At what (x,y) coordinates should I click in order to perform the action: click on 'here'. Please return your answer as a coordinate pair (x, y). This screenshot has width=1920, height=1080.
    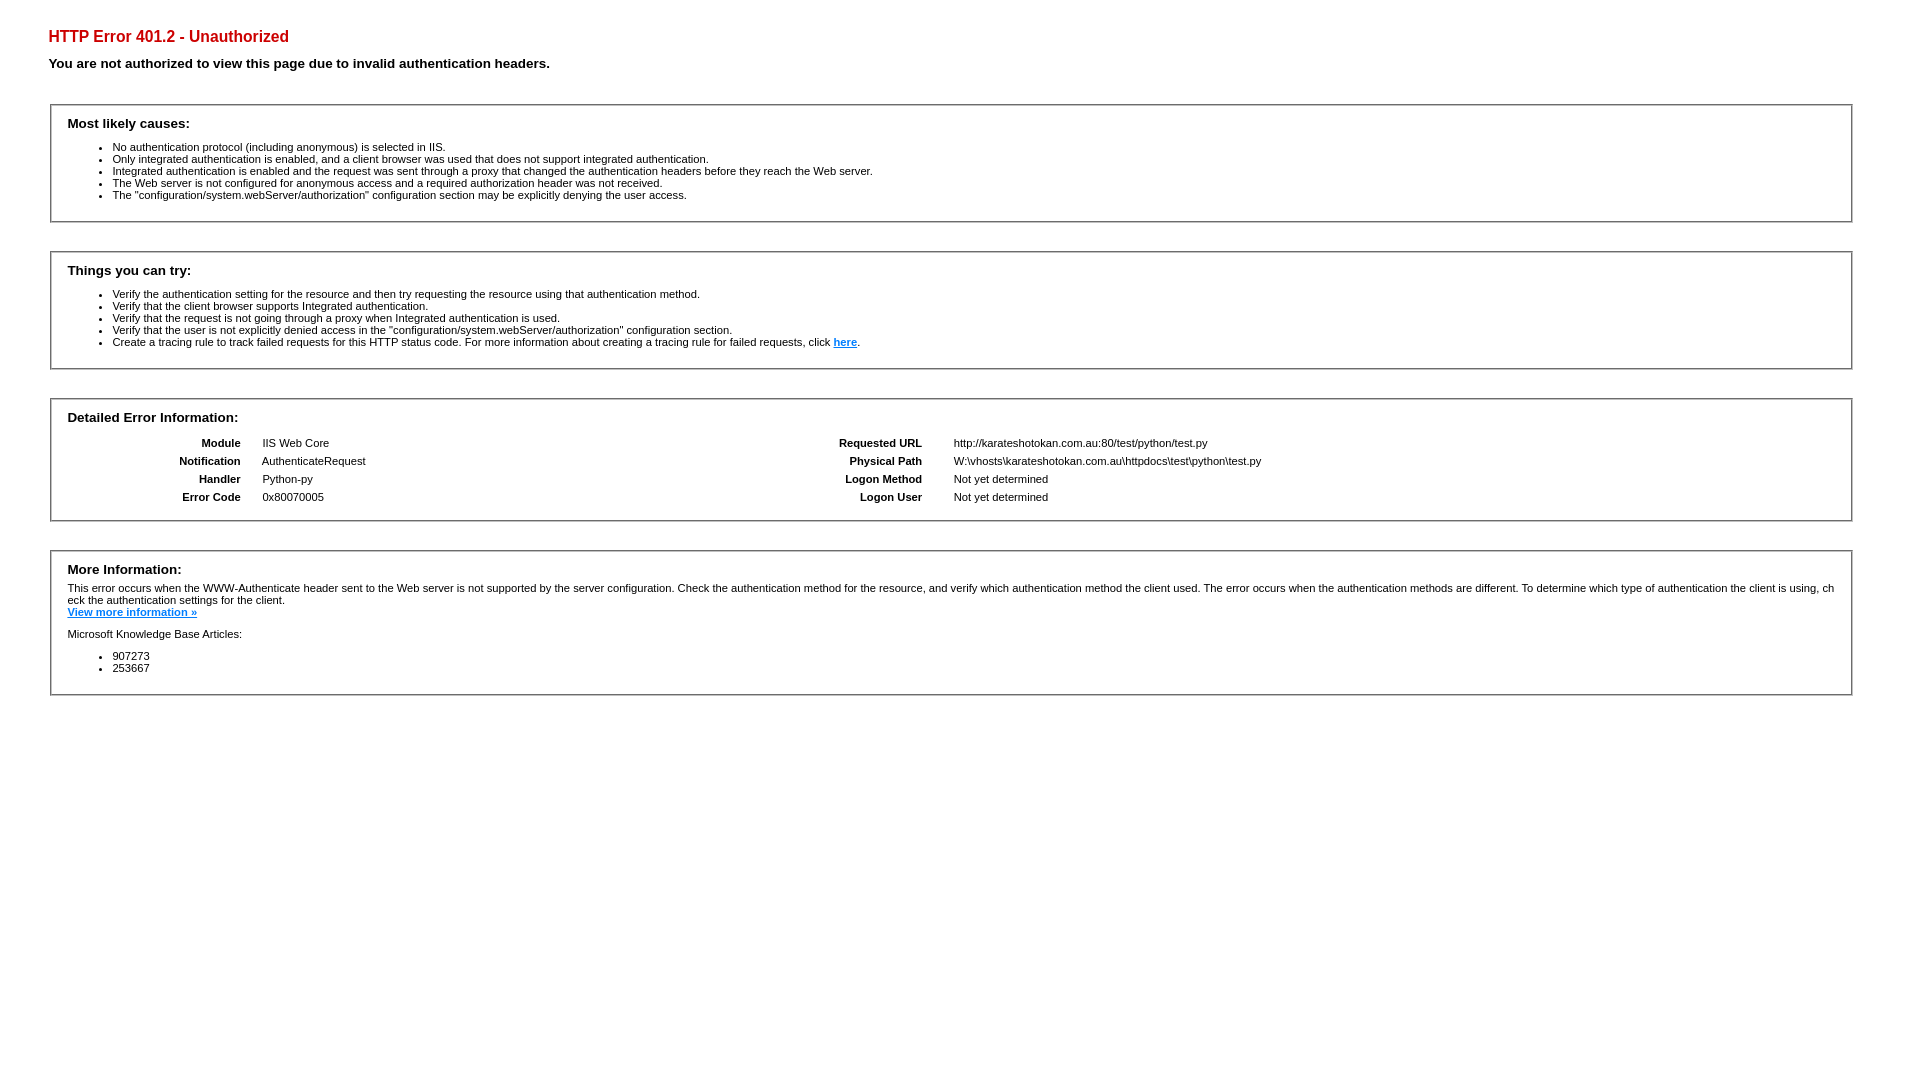
    Looking at the image, I should click on (844, 341).